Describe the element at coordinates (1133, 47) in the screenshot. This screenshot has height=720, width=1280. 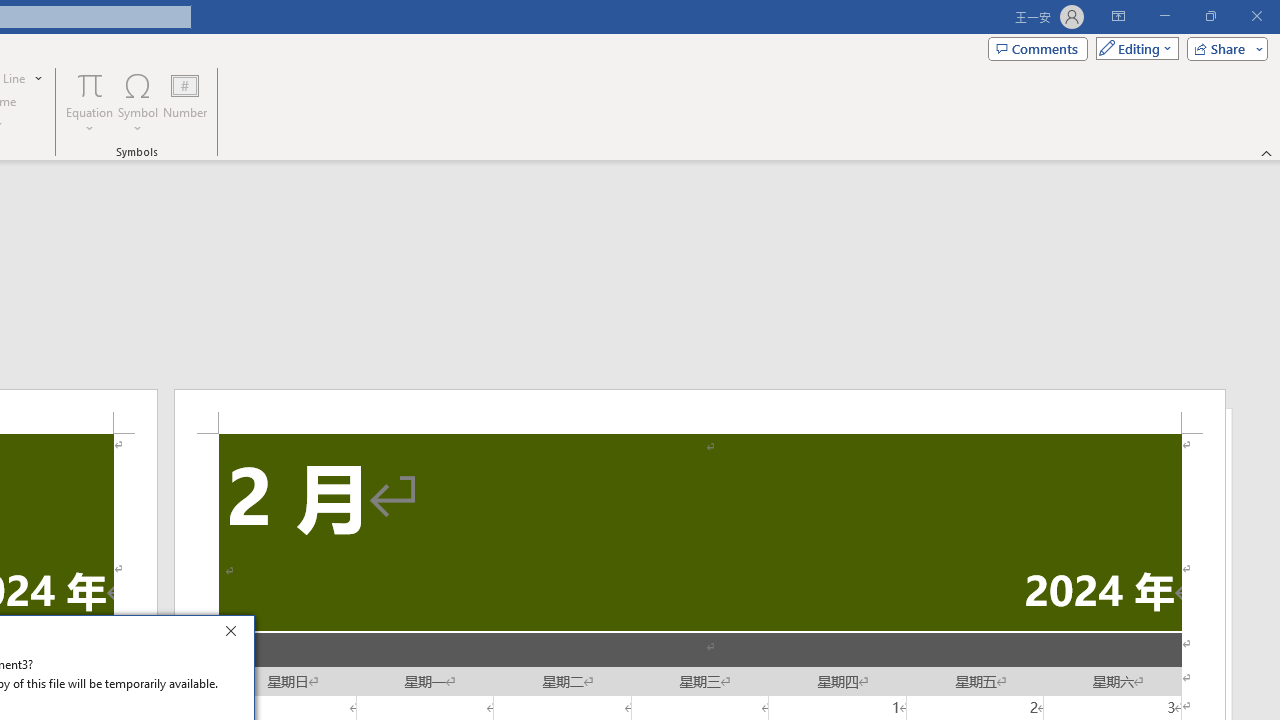
I see `'Mode'` at that location.